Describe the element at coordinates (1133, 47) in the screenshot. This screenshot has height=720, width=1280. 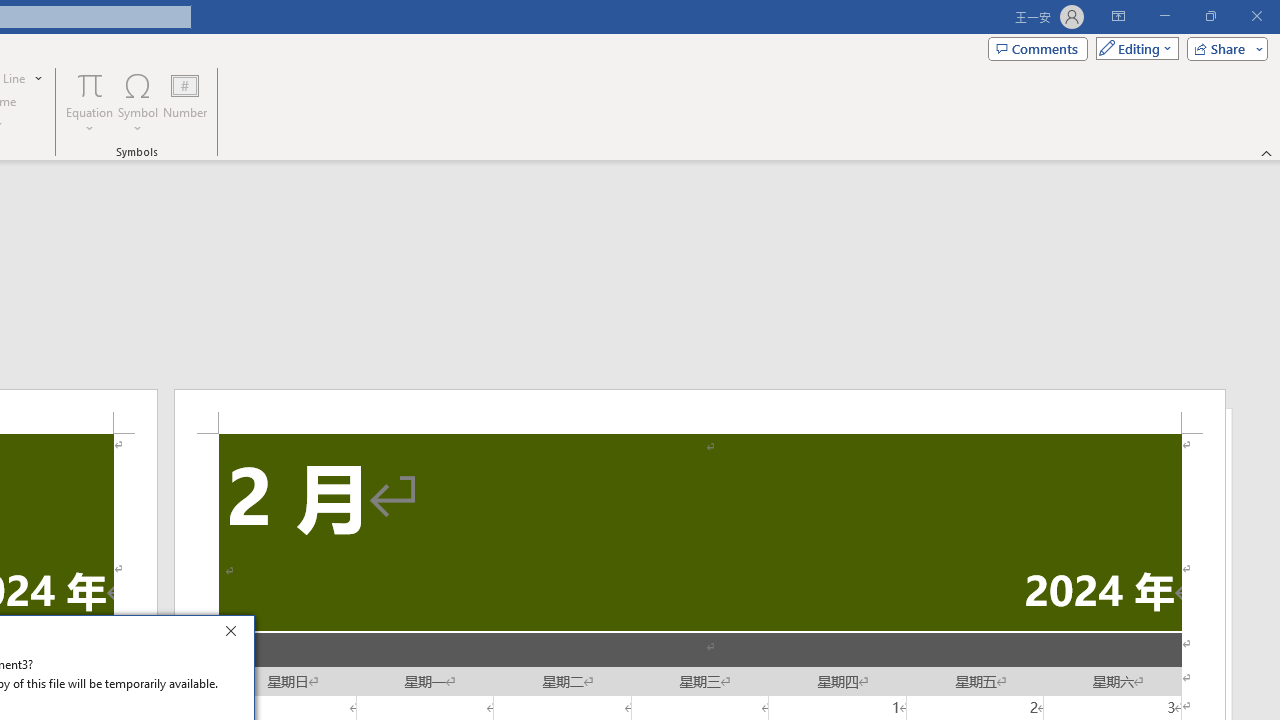
I see `'Mode'` at that location.